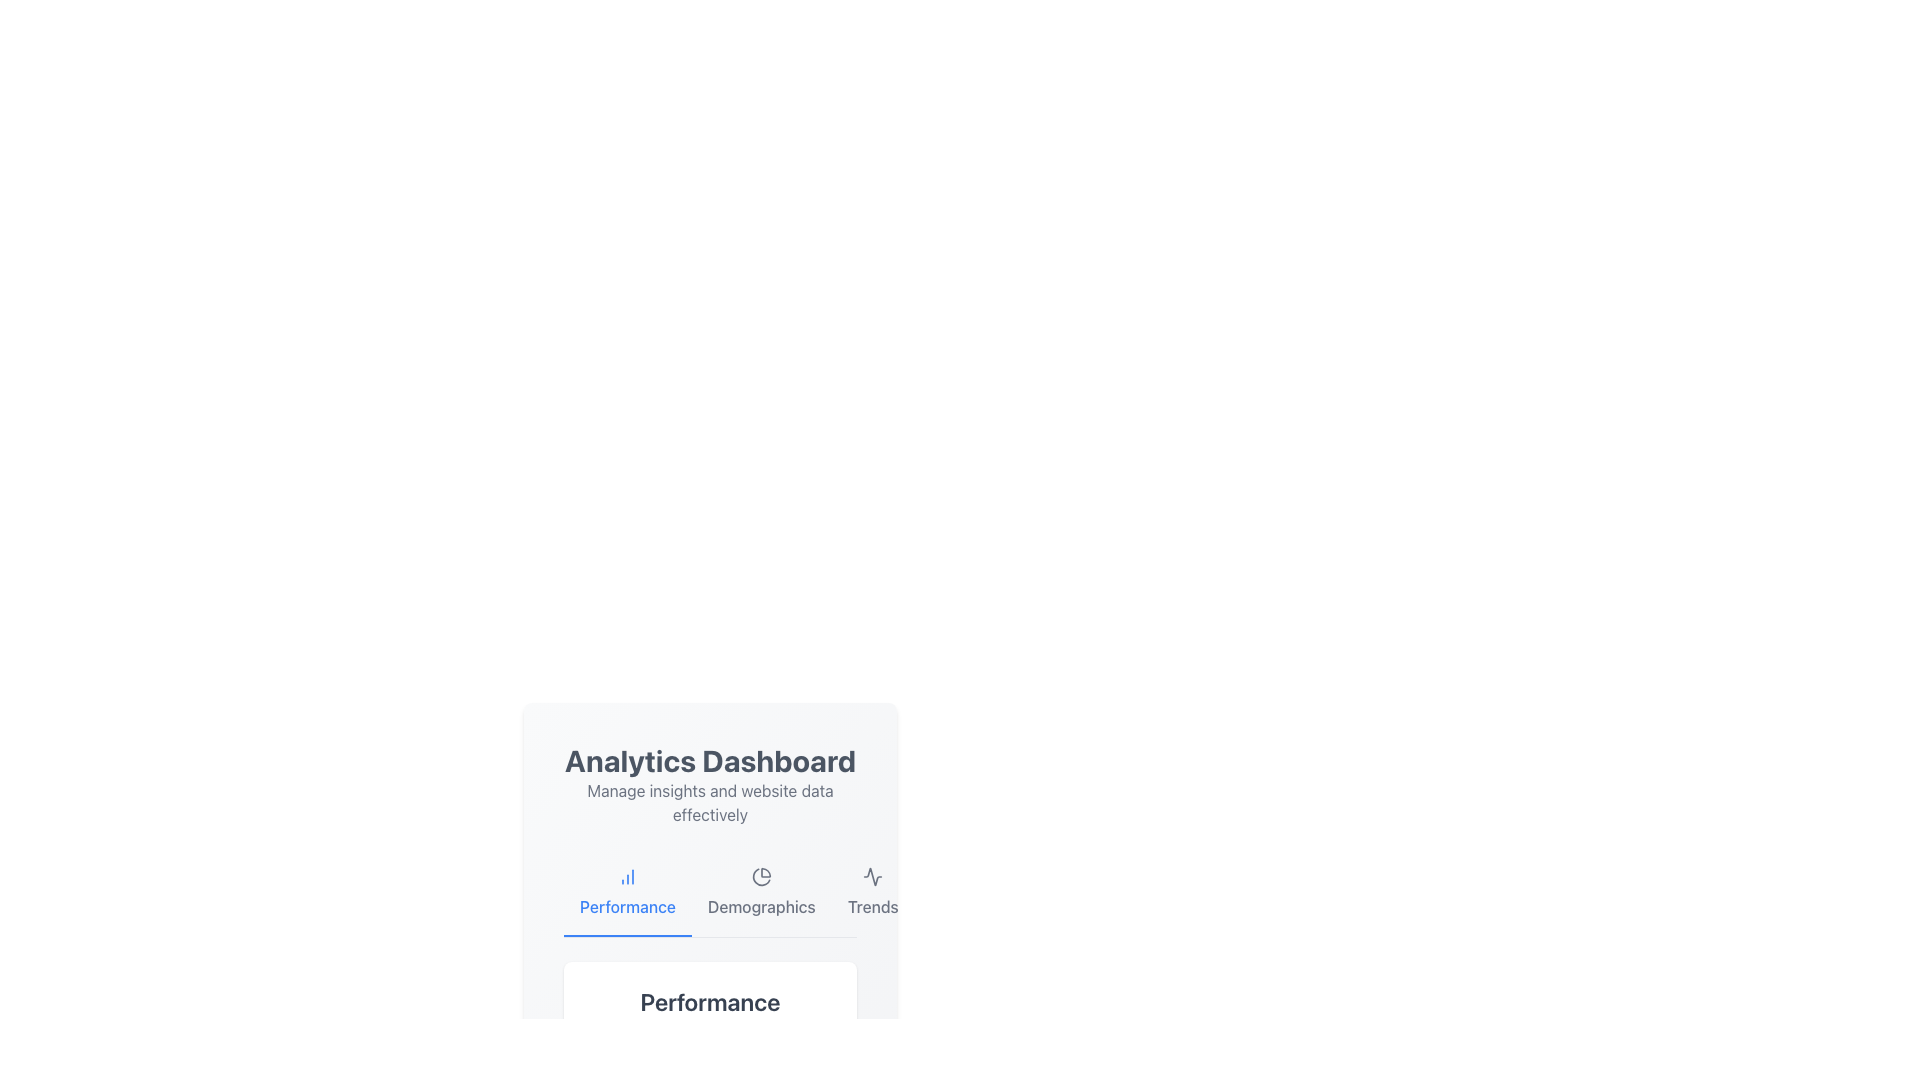 This screenshot has width=1920, height=1080. I want to click on text of the header labeled 'Analytics Dashboard', which is a bold and large text positioned at the top of the section, so click(710, 760).